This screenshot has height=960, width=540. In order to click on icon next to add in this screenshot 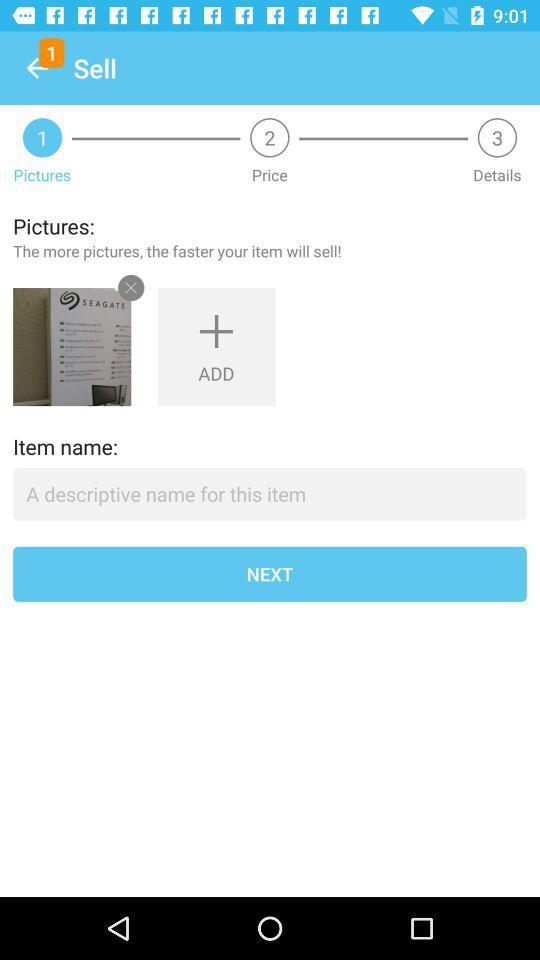, I will do `click(71, 347)`.